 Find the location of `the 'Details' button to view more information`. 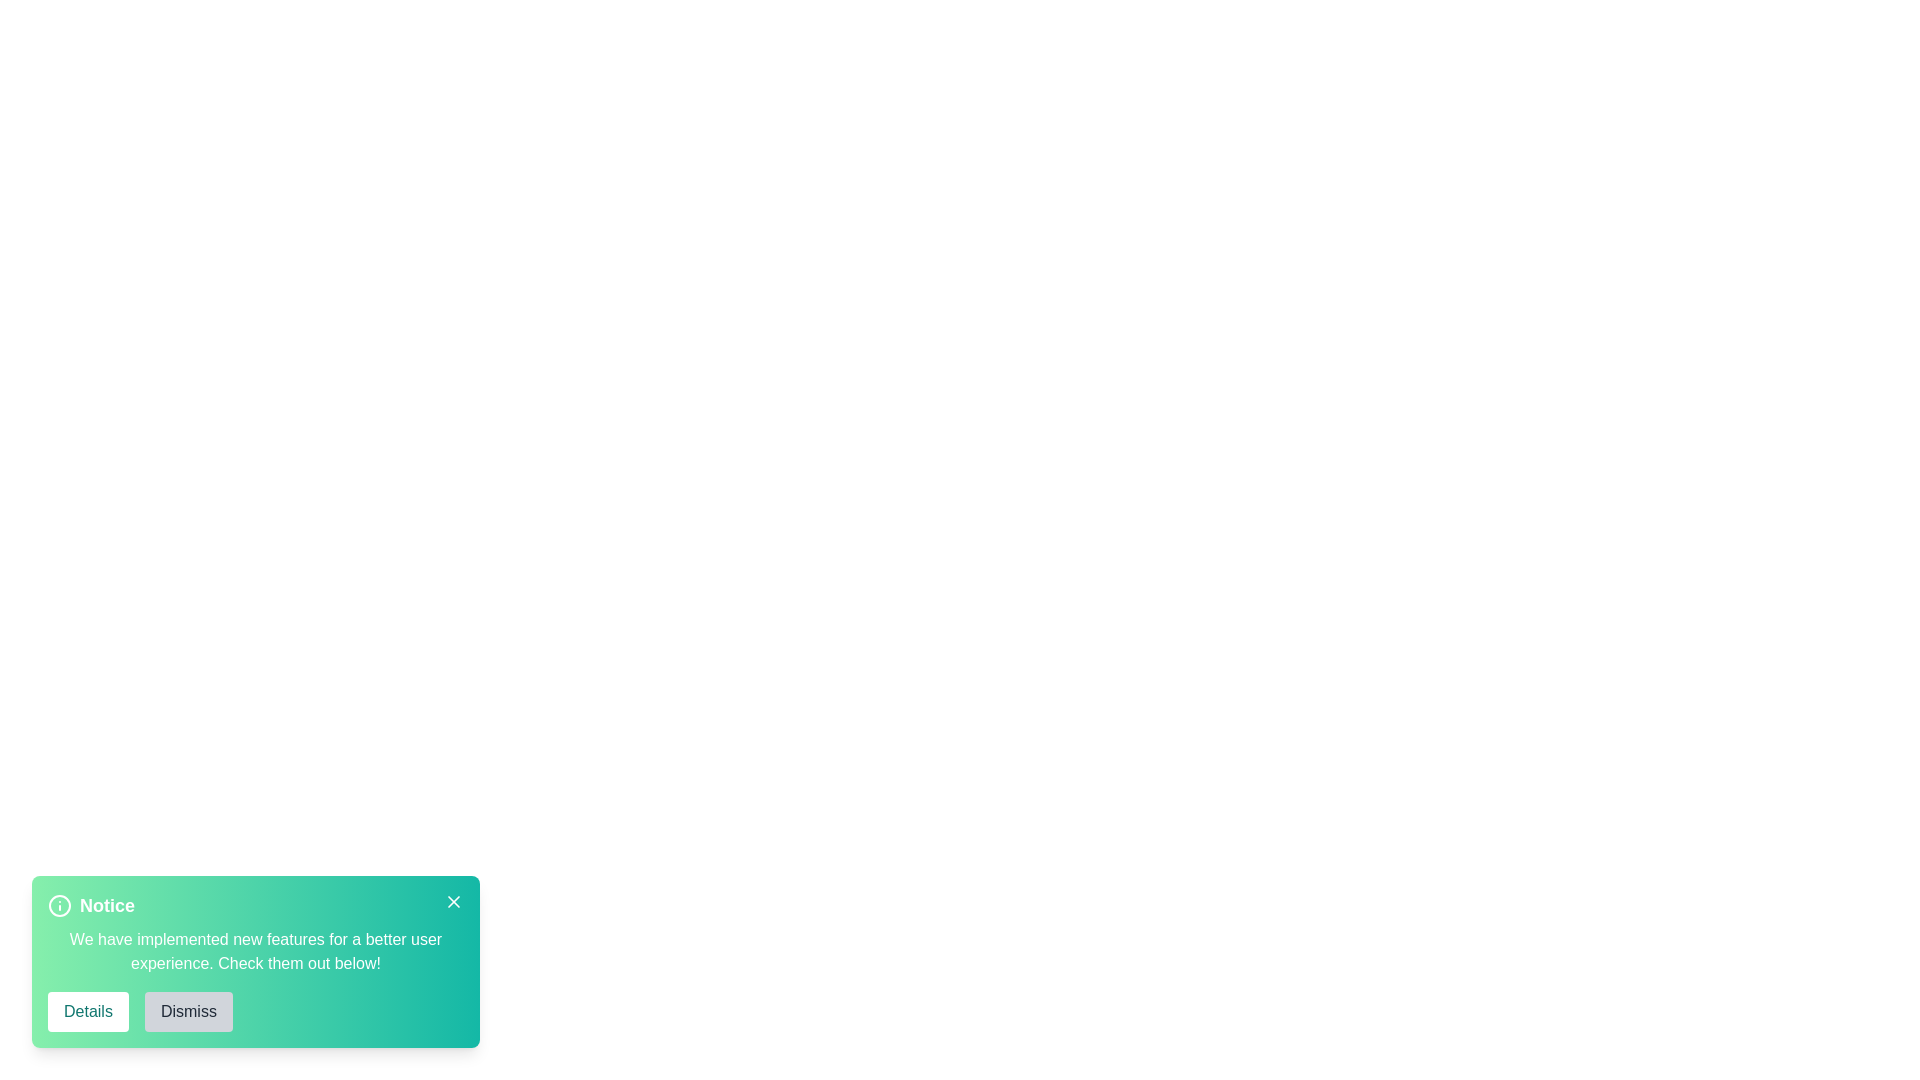

the 'Details' button to view more information is located at coordinates (86, 1011).